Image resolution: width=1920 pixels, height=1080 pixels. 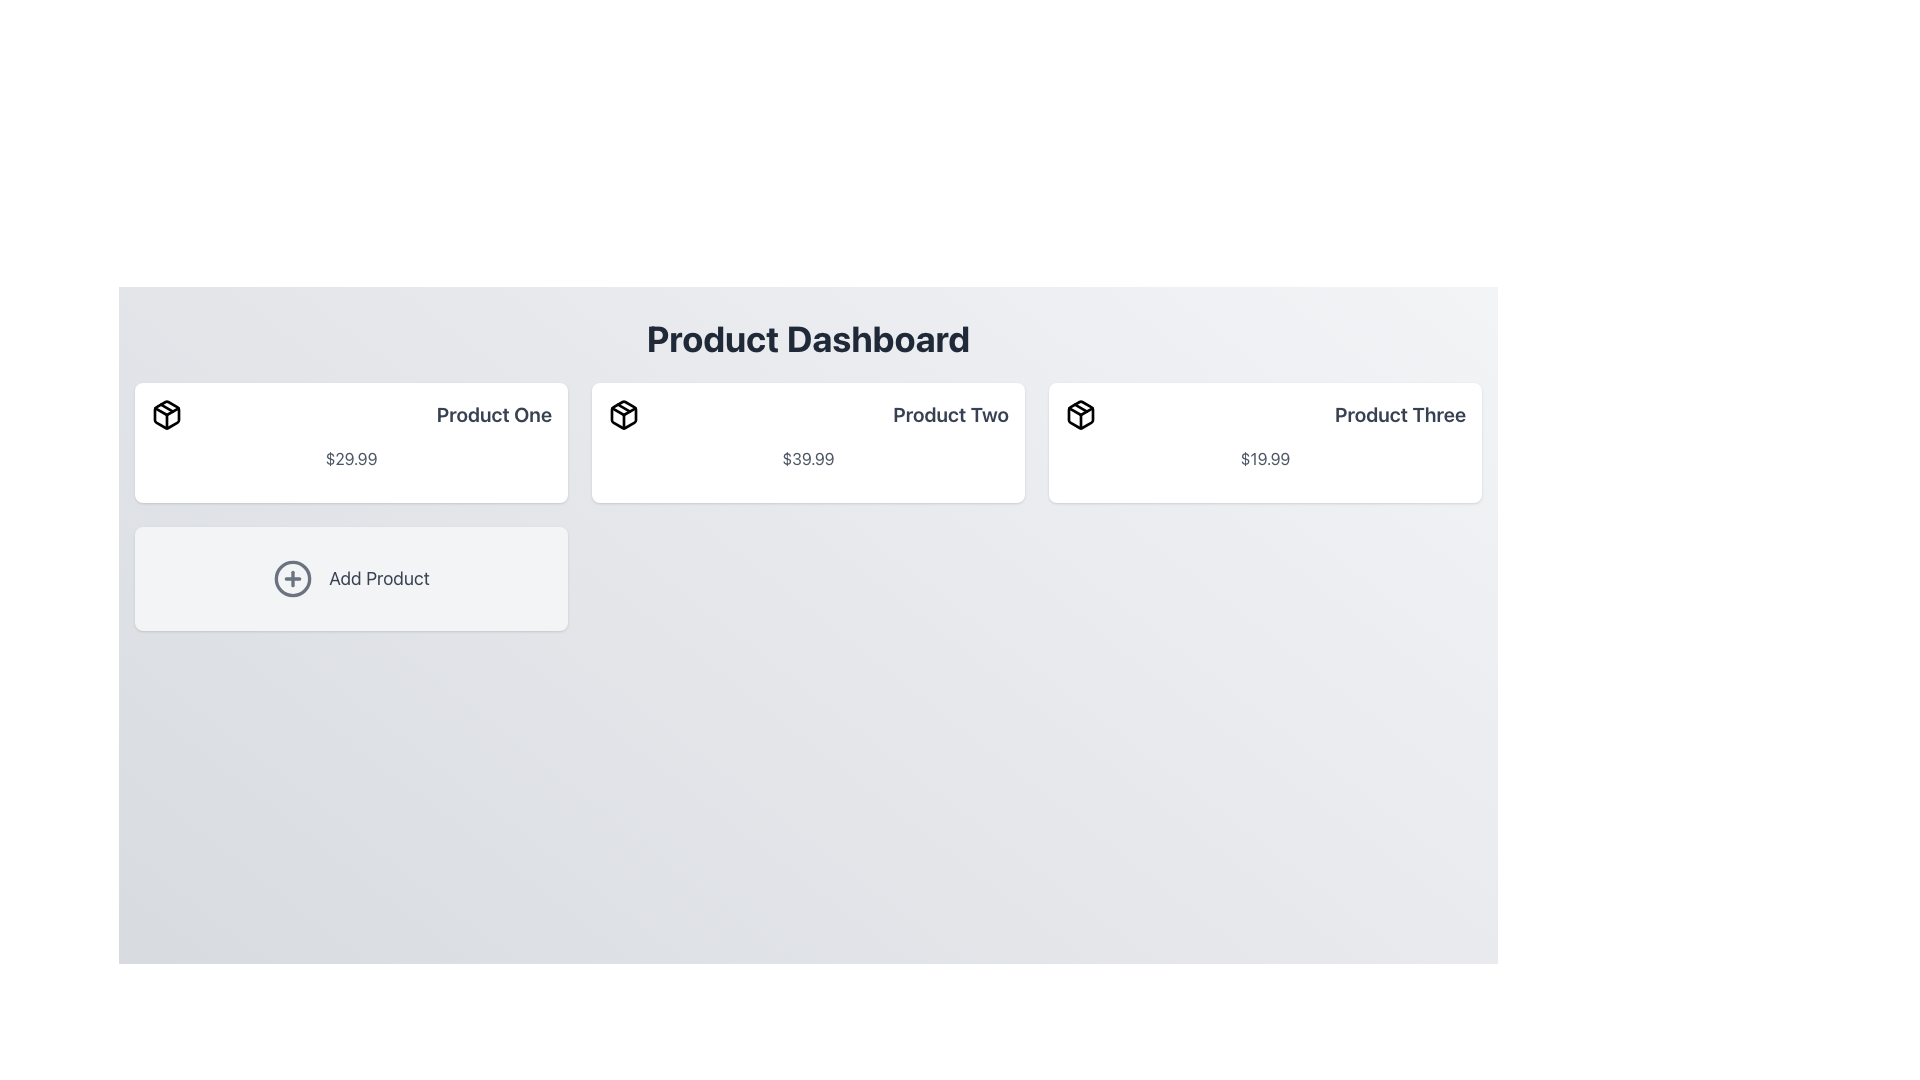 What do you see at coordinates (623, 414) in the screenshot?
I see `the 3D rectangular box icon located in the middle of the interface, above 'Product Two' and below 'Product Dashboard'` at bounding box center [623, 414].